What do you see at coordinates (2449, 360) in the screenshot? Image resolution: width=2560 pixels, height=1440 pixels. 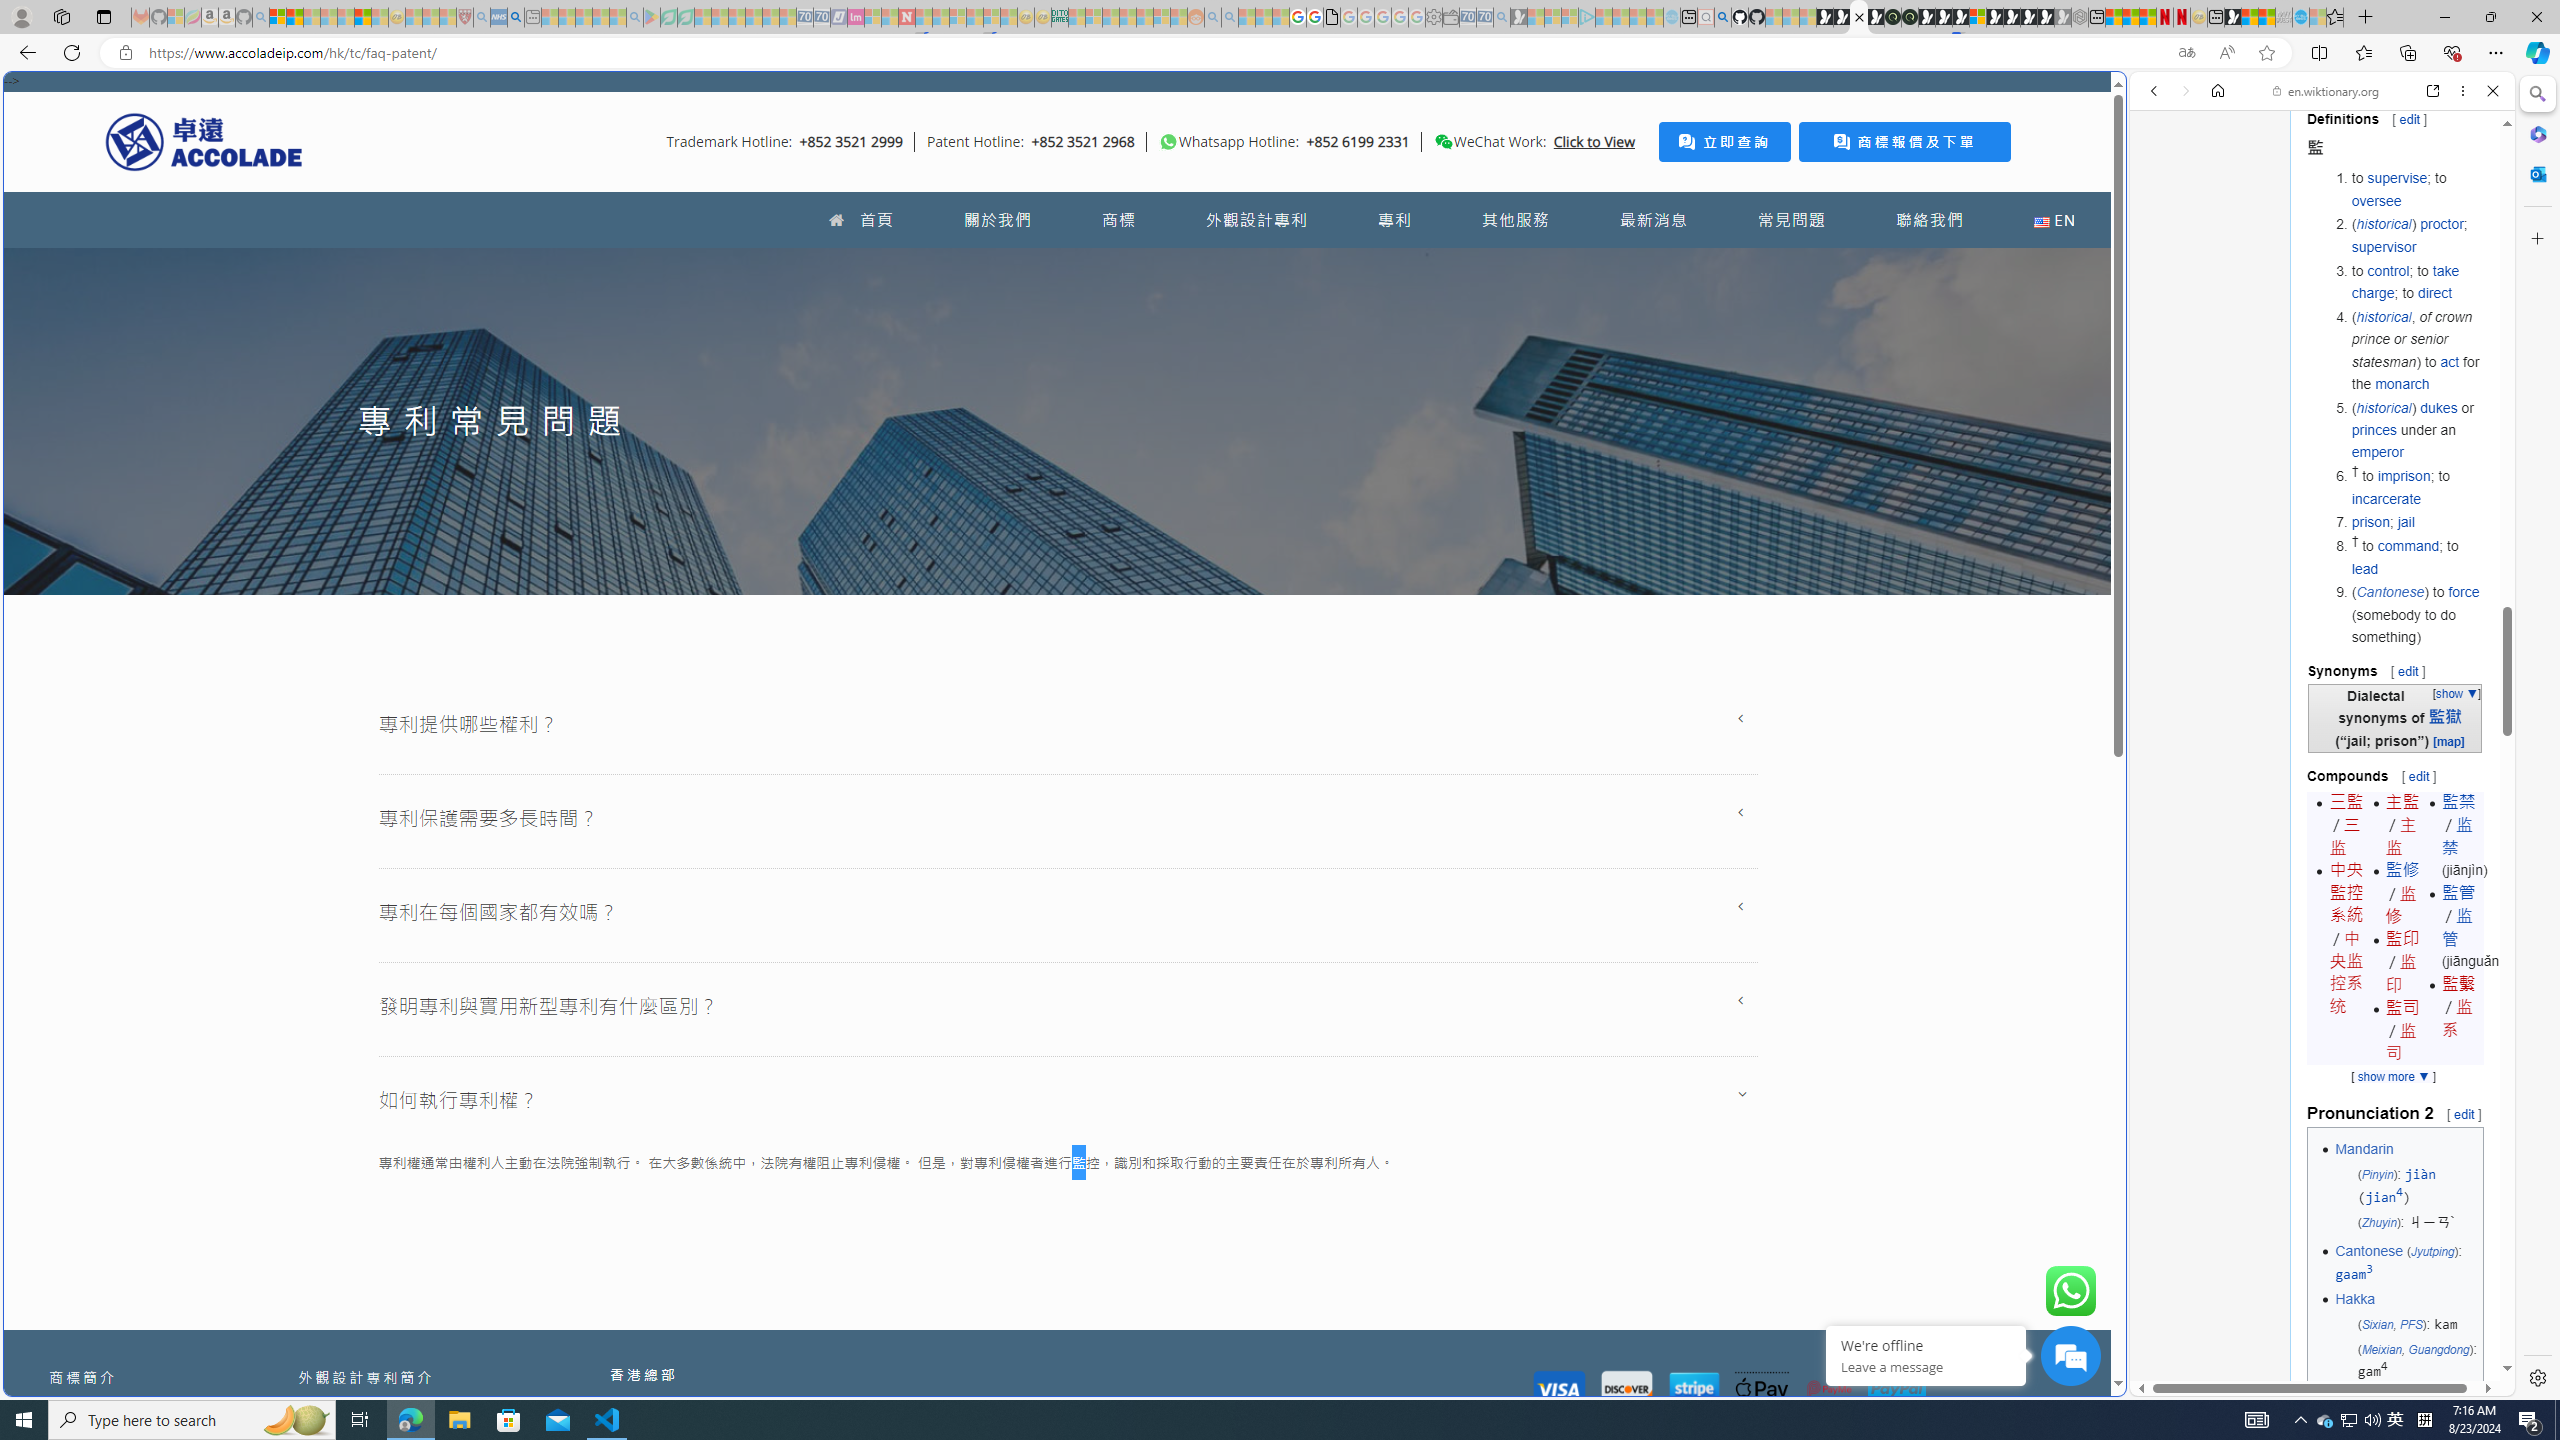 I see `'act'` at bounding box center [2449, 360].